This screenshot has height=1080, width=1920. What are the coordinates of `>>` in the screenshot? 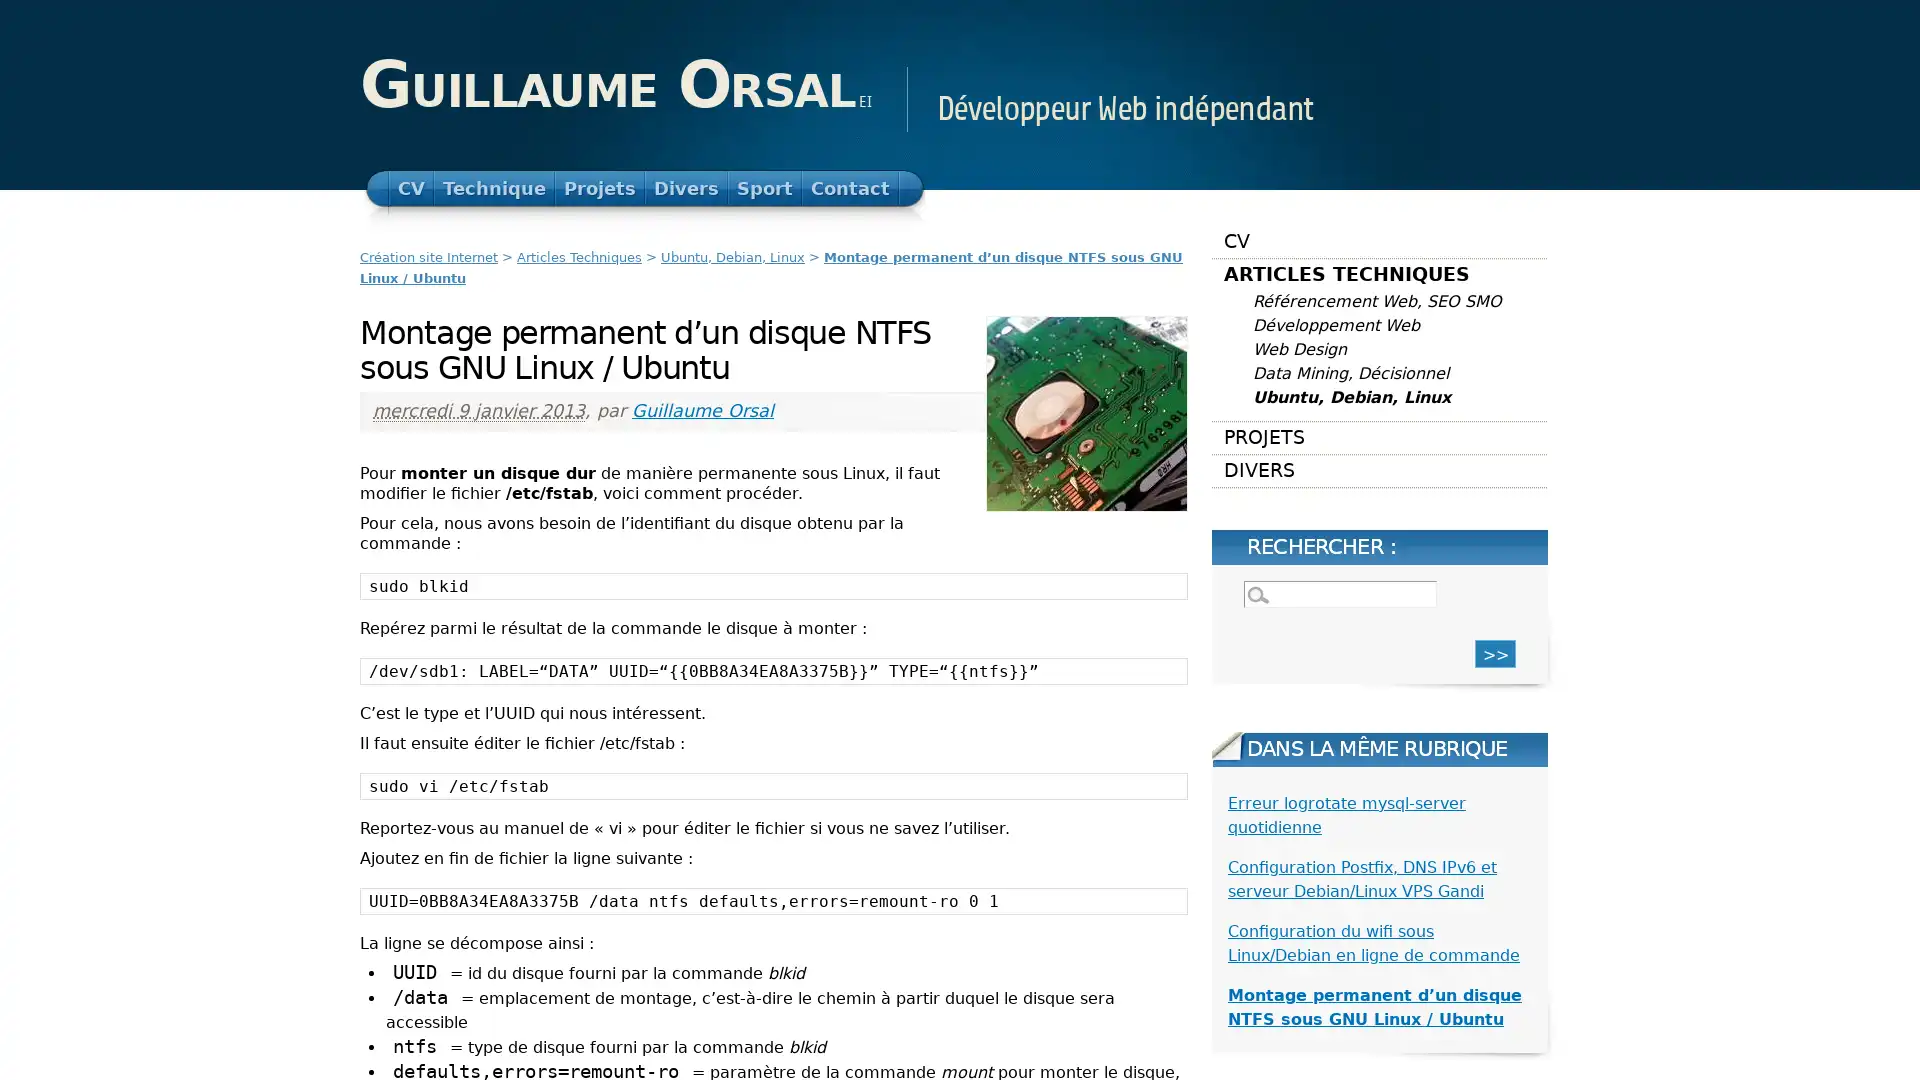 It's located at (1495, 653).